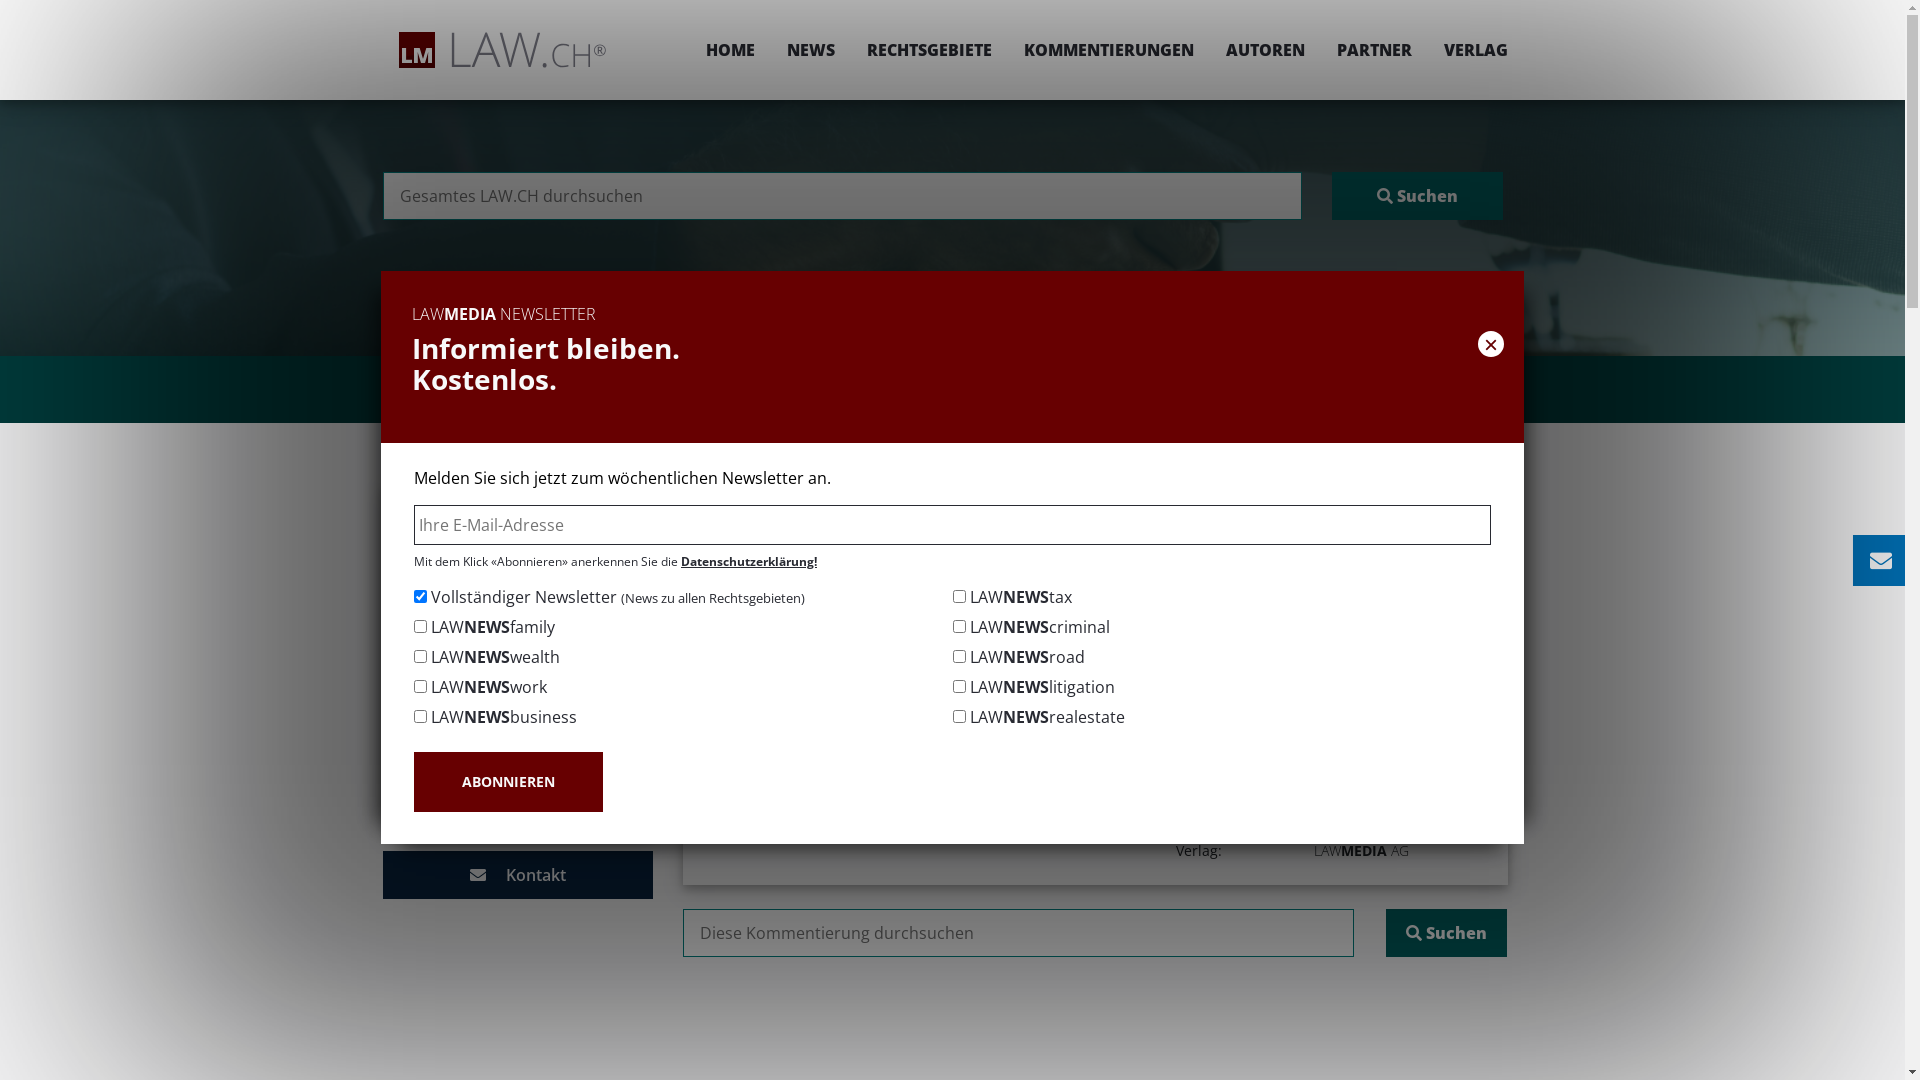 The image size is (1920, 1080). Describe the element at coordinates (382, 874) in the screenshot. I see `'    Kontakt'` at that location.